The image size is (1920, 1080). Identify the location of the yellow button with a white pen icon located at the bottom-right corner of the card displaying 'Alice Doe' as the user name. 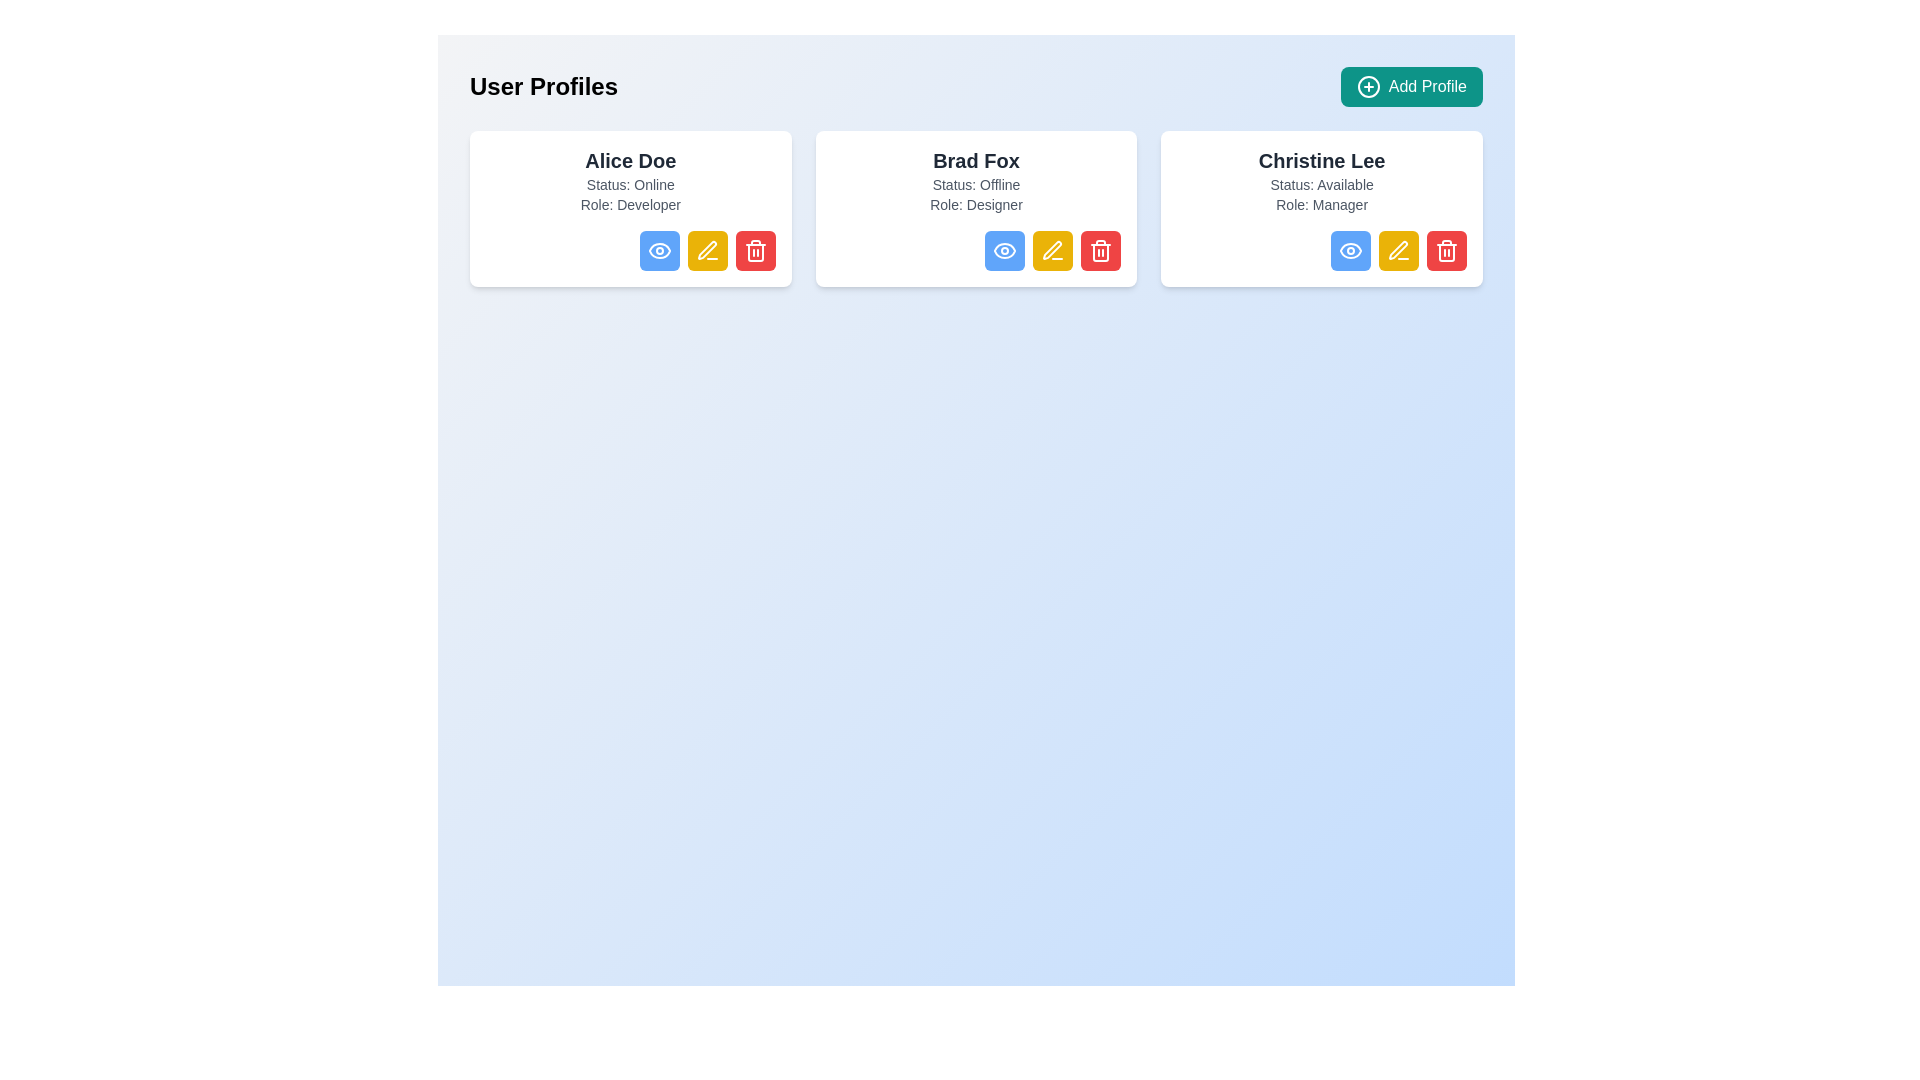
(707, 249).